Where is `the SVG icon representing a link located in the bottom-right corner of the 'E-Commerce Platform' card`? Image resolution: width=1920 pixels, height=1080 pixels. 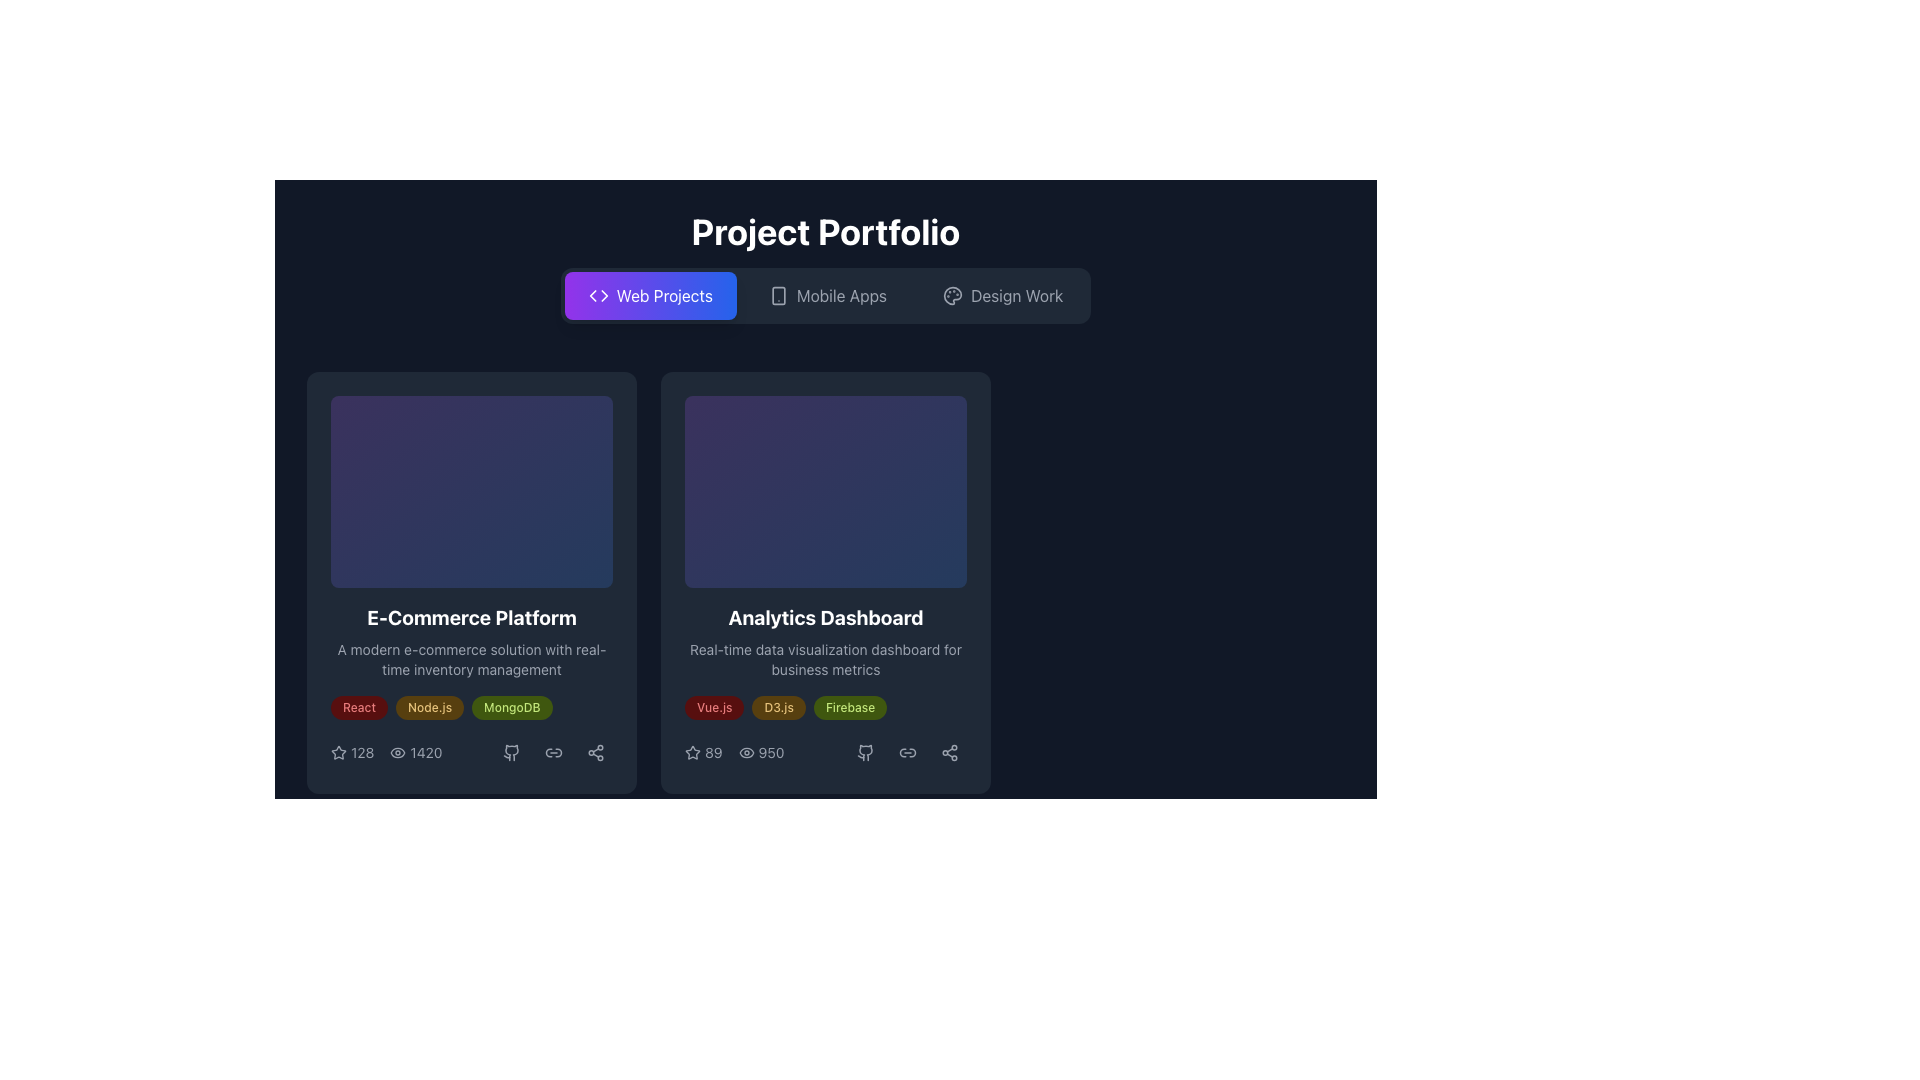
the SVG icon representing a link located in the bottom-right corner of the 'E-Commerce Platform' card is located at coordinates (553, 752).